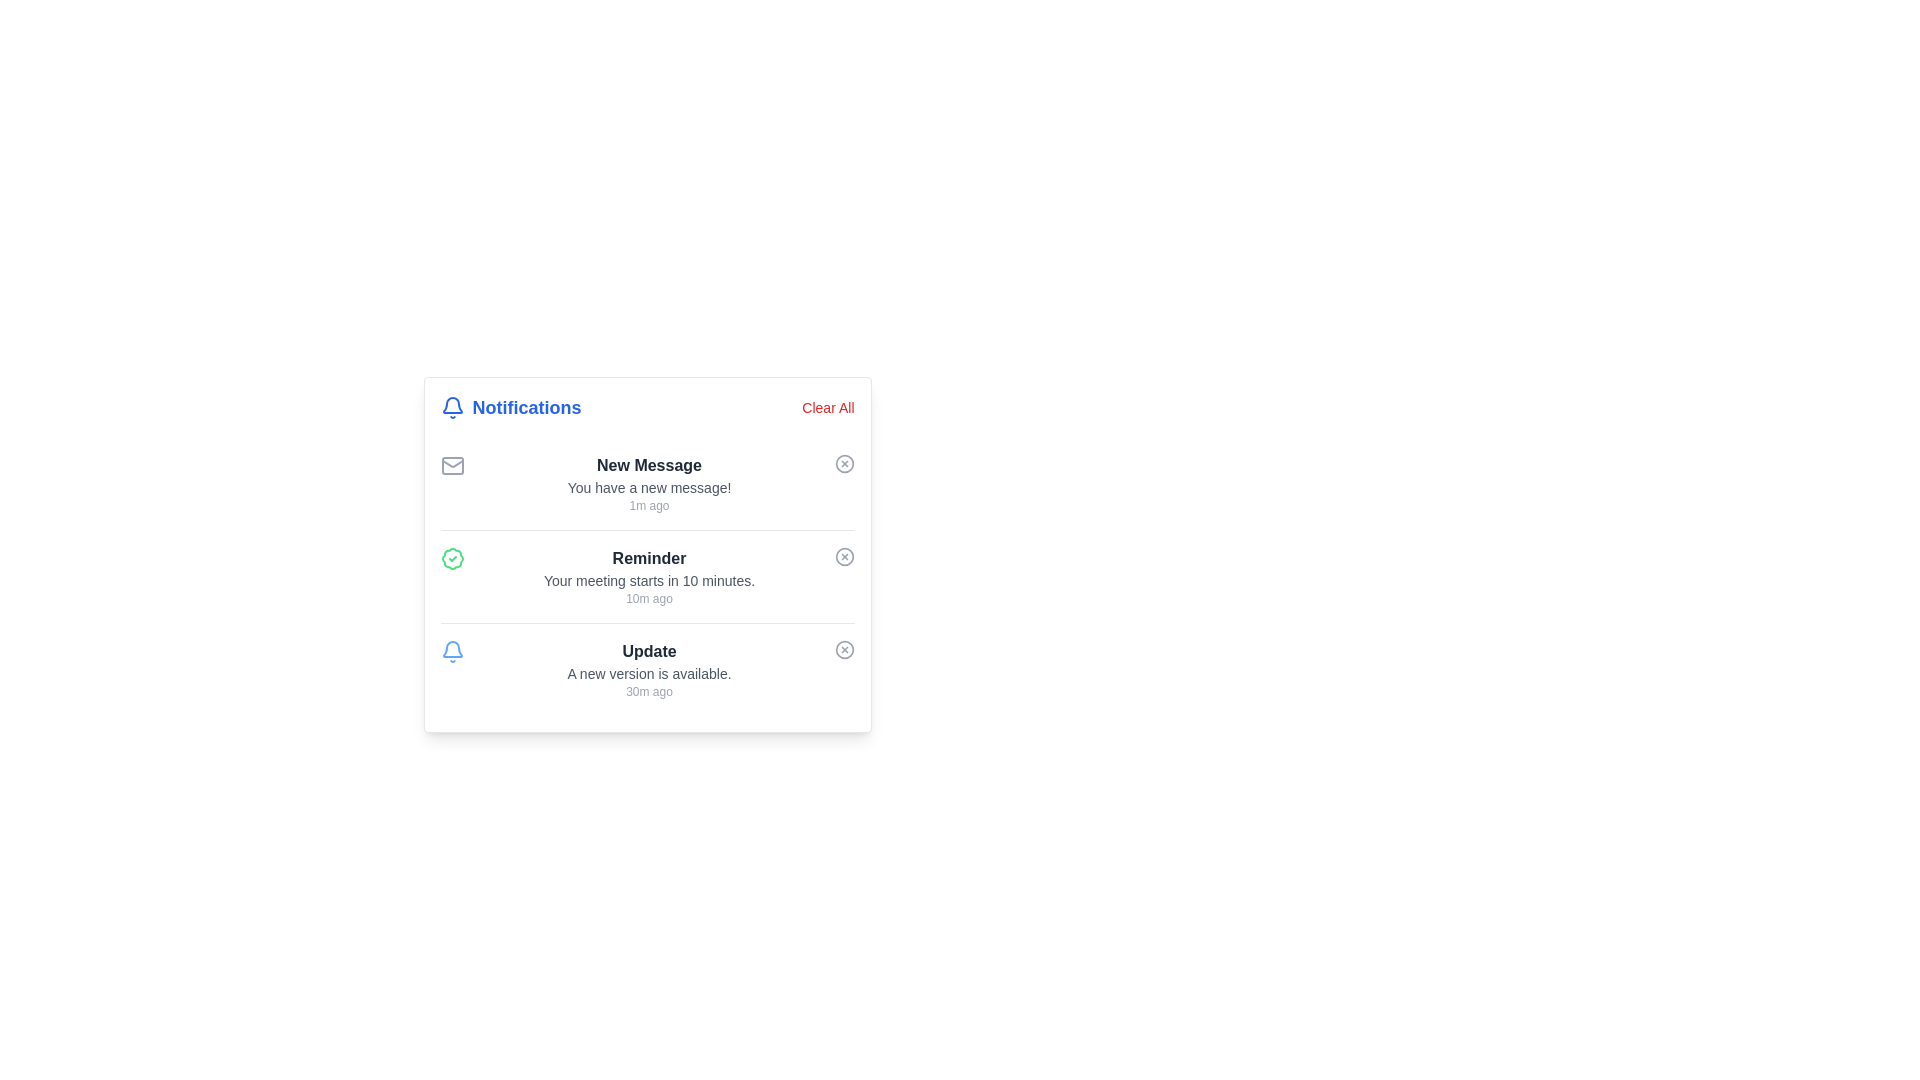 The image size is (1920, 1080). Describe the element at coordinates (451, 466) in the screenshot. I see `the notification icon indicating a new message, which is located at the far left of the notification section, adjacent to the text 'New Message' and 'You have a new message!'` at that location.